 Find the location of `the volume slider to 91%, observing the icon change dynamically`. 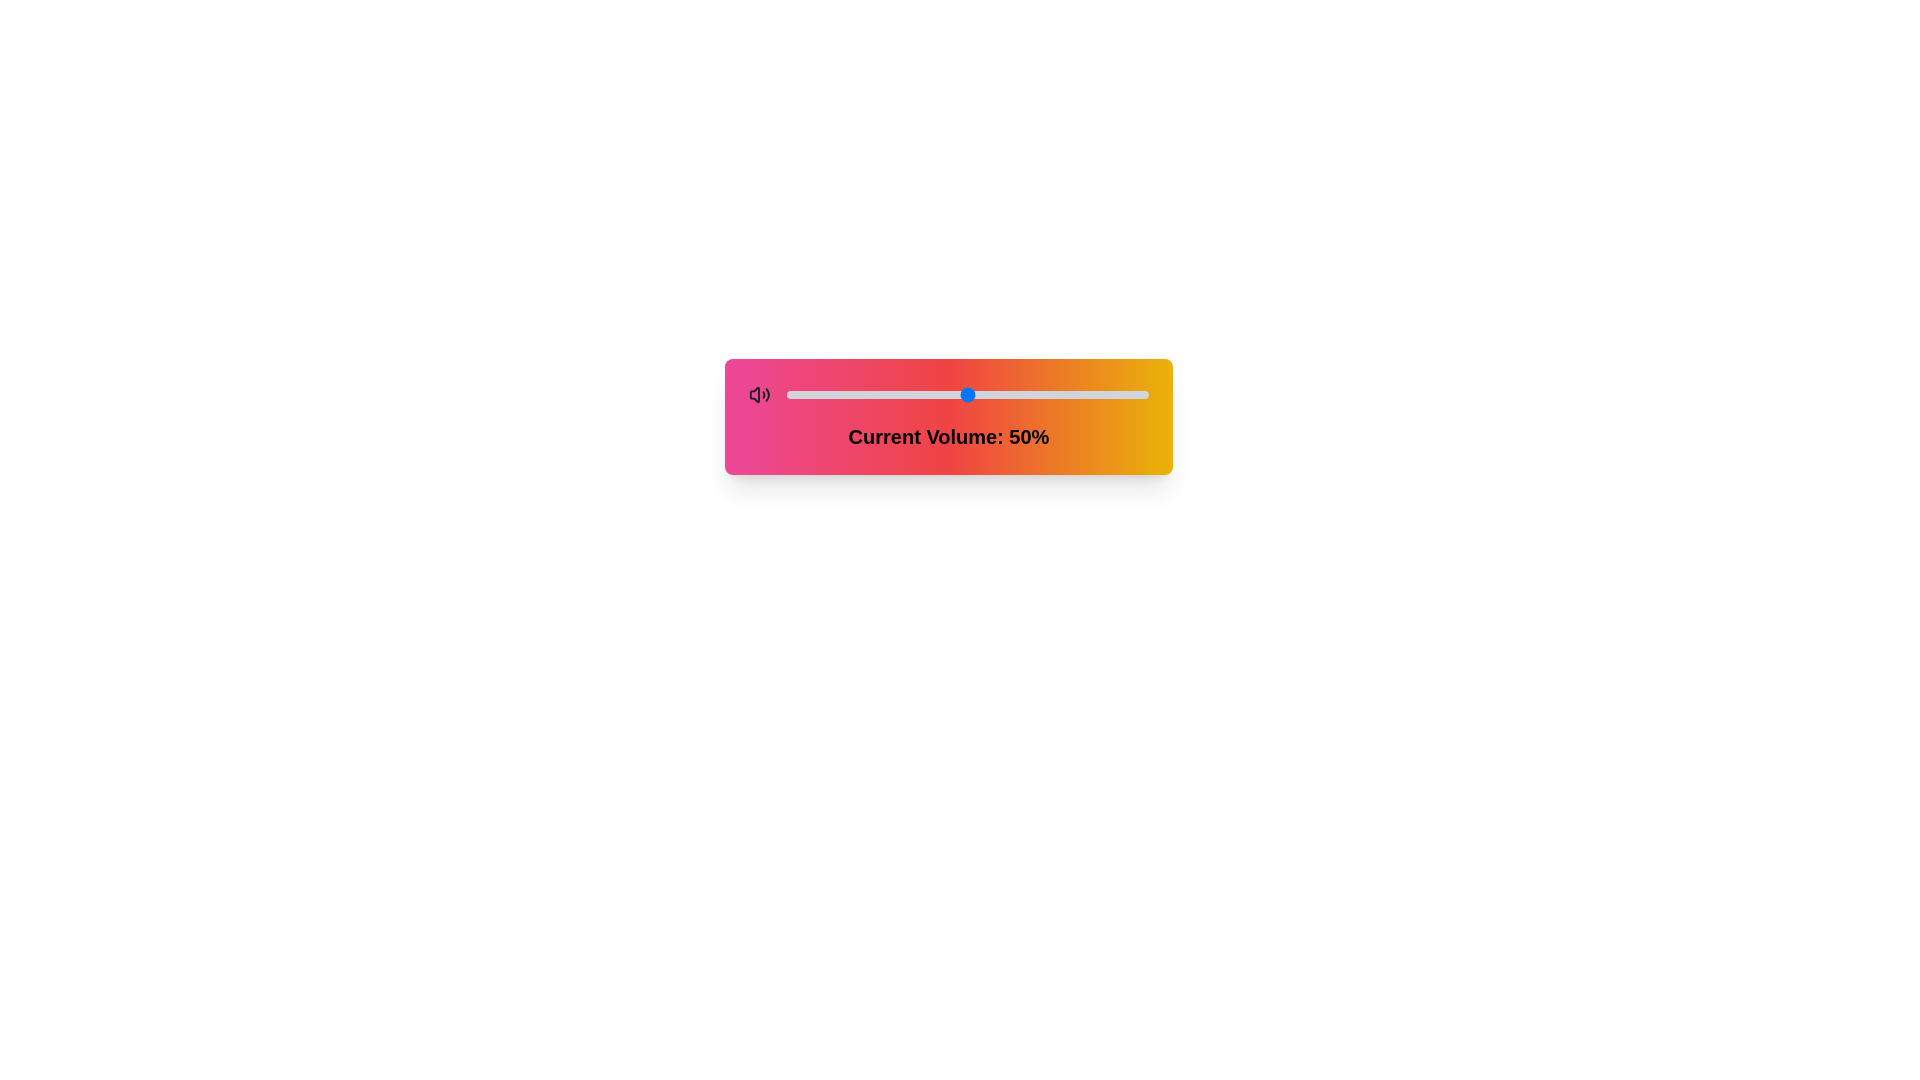

the volume slider to 91%, observing the icon change dynamically is located at coordinates (1115, 394).